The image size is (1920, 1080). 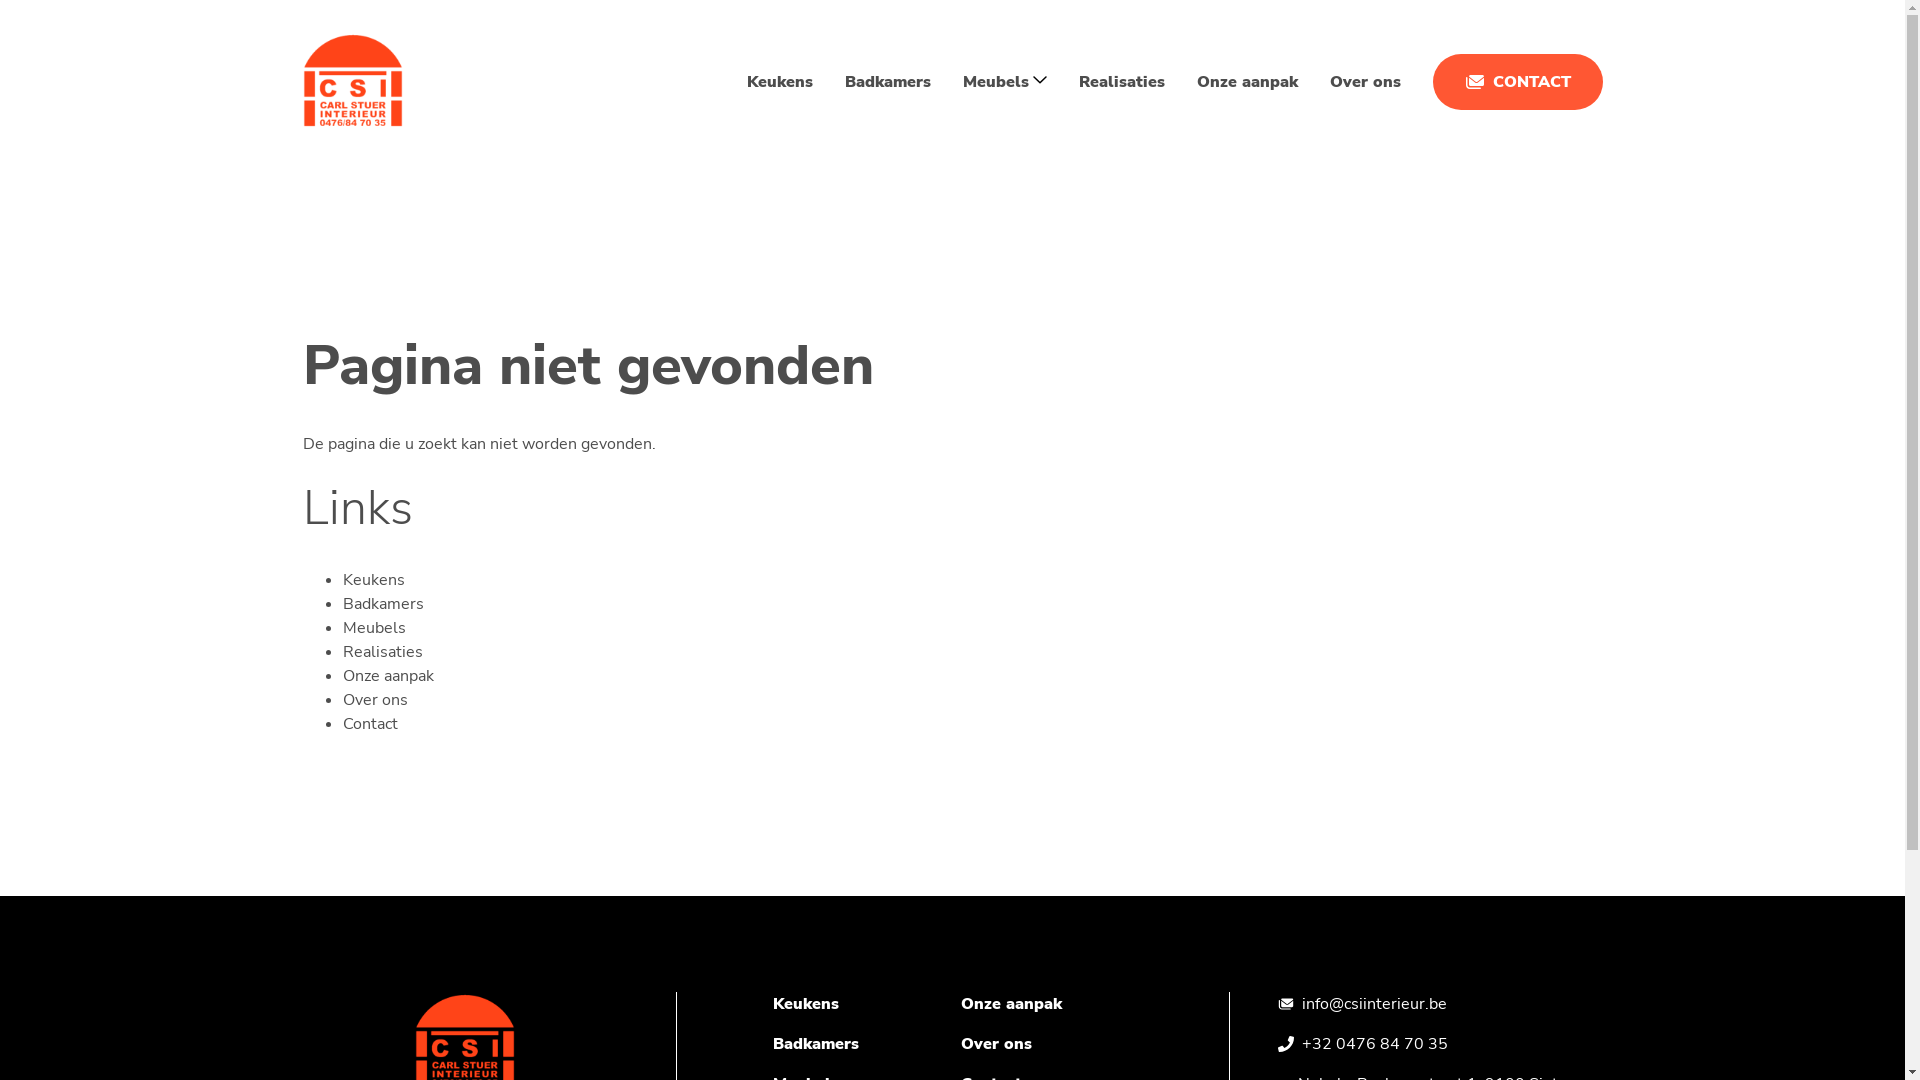 What do you see at coordinates (1373, 1043) in the screenshot?
I see `'+32 0476 84 70 35'` at bounding box center [1373, 1043].